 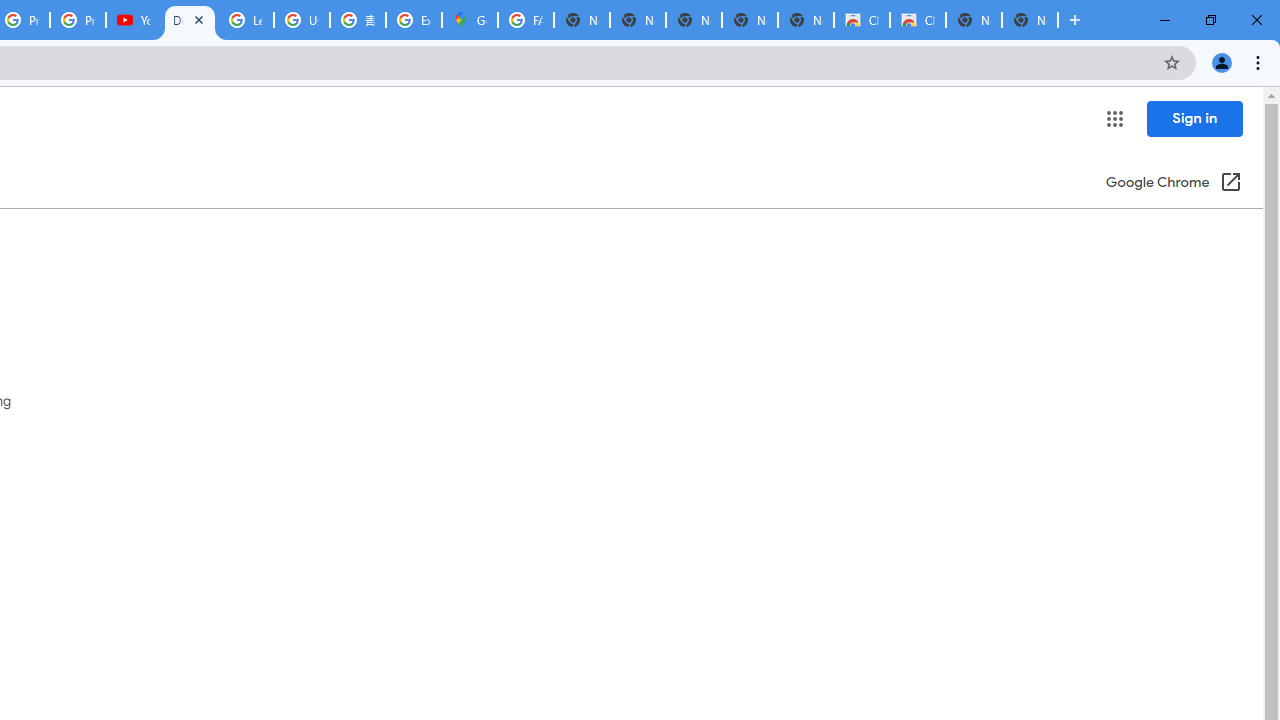 What do you see at coordinates (1173, 183) in the screenshot?
I see `'Google Chrome (Open in a new window)'` at bounding box center [1173, 183].